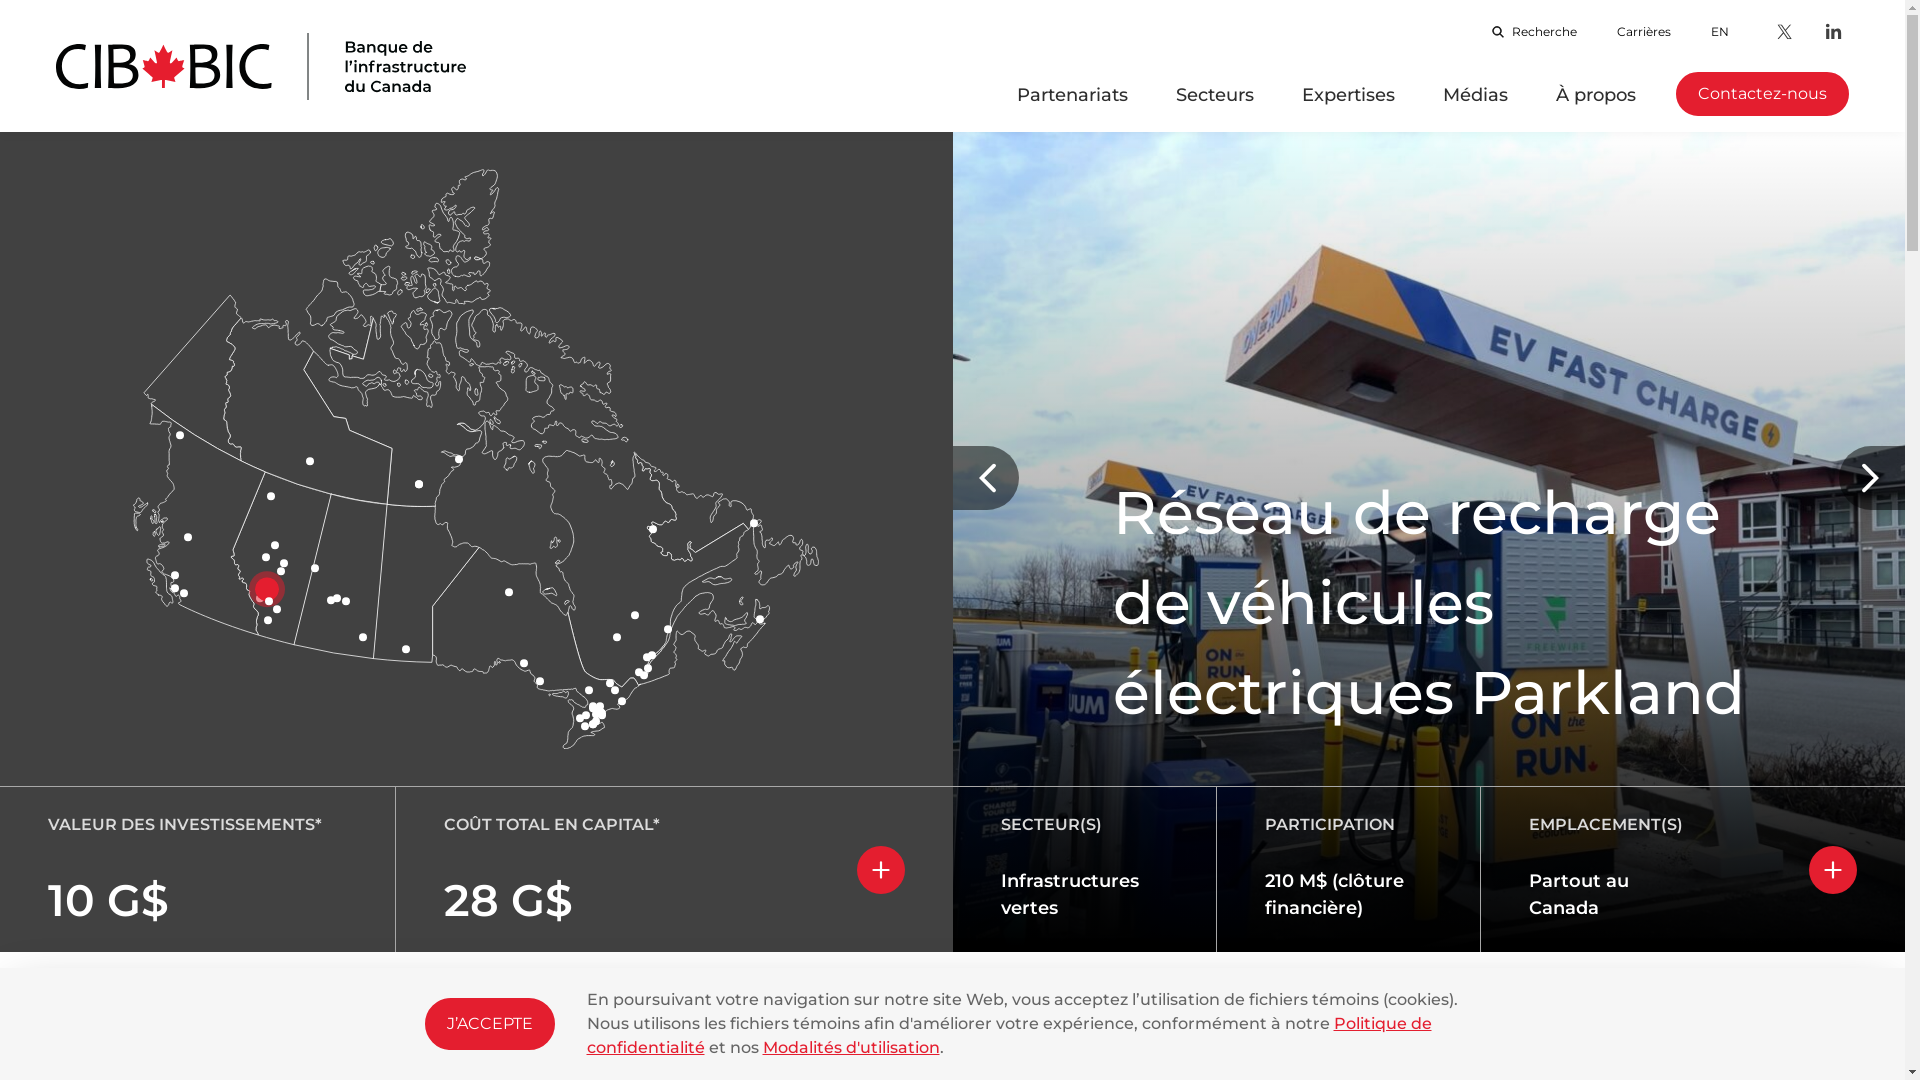 This screenshot has width=1920, height=1080. I want to click on 'Contactez-nous', so click(1762, 93).